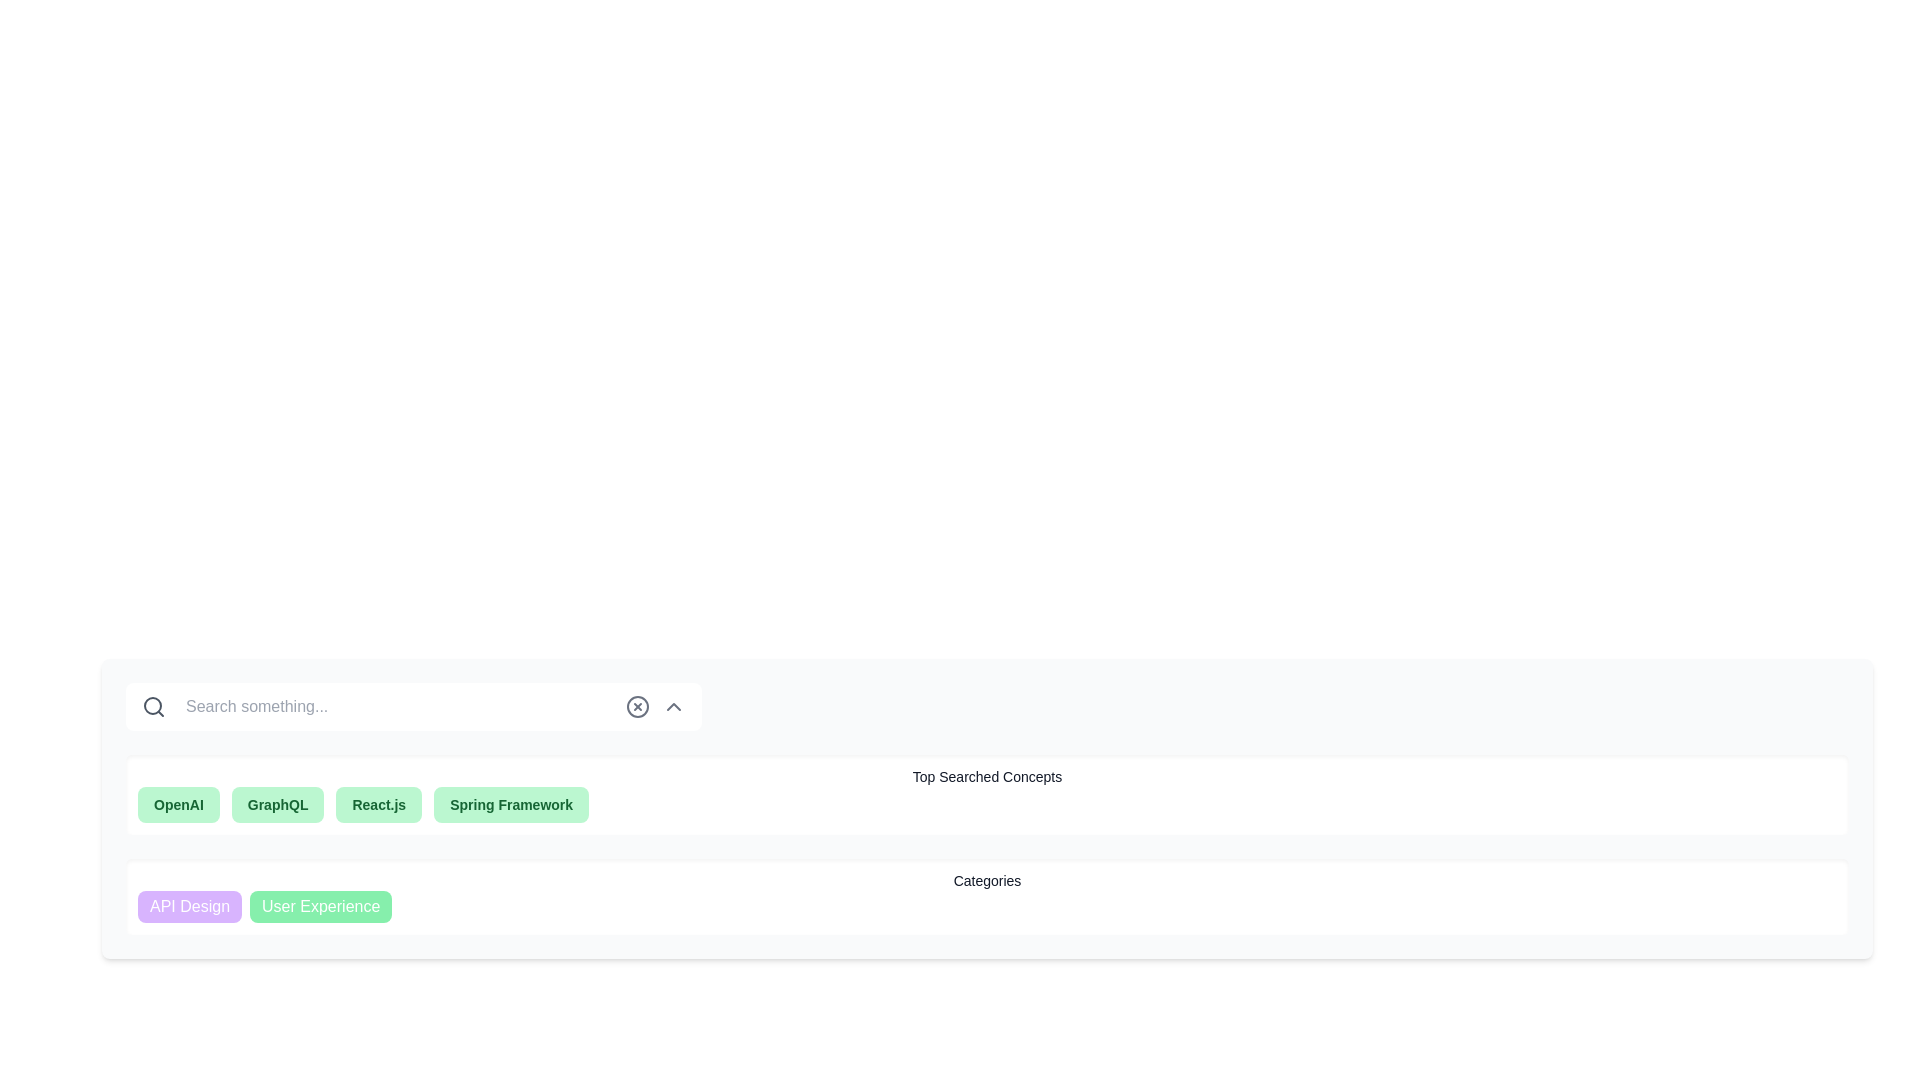 The height and width of the screenshot is (1080, 1920). Describe the element at coordinates (511, 804) in the screenshot. I see `the fourth button labeled 'Spring Framework' with a green background in the 'Top Searched Concepts' section` at that location.